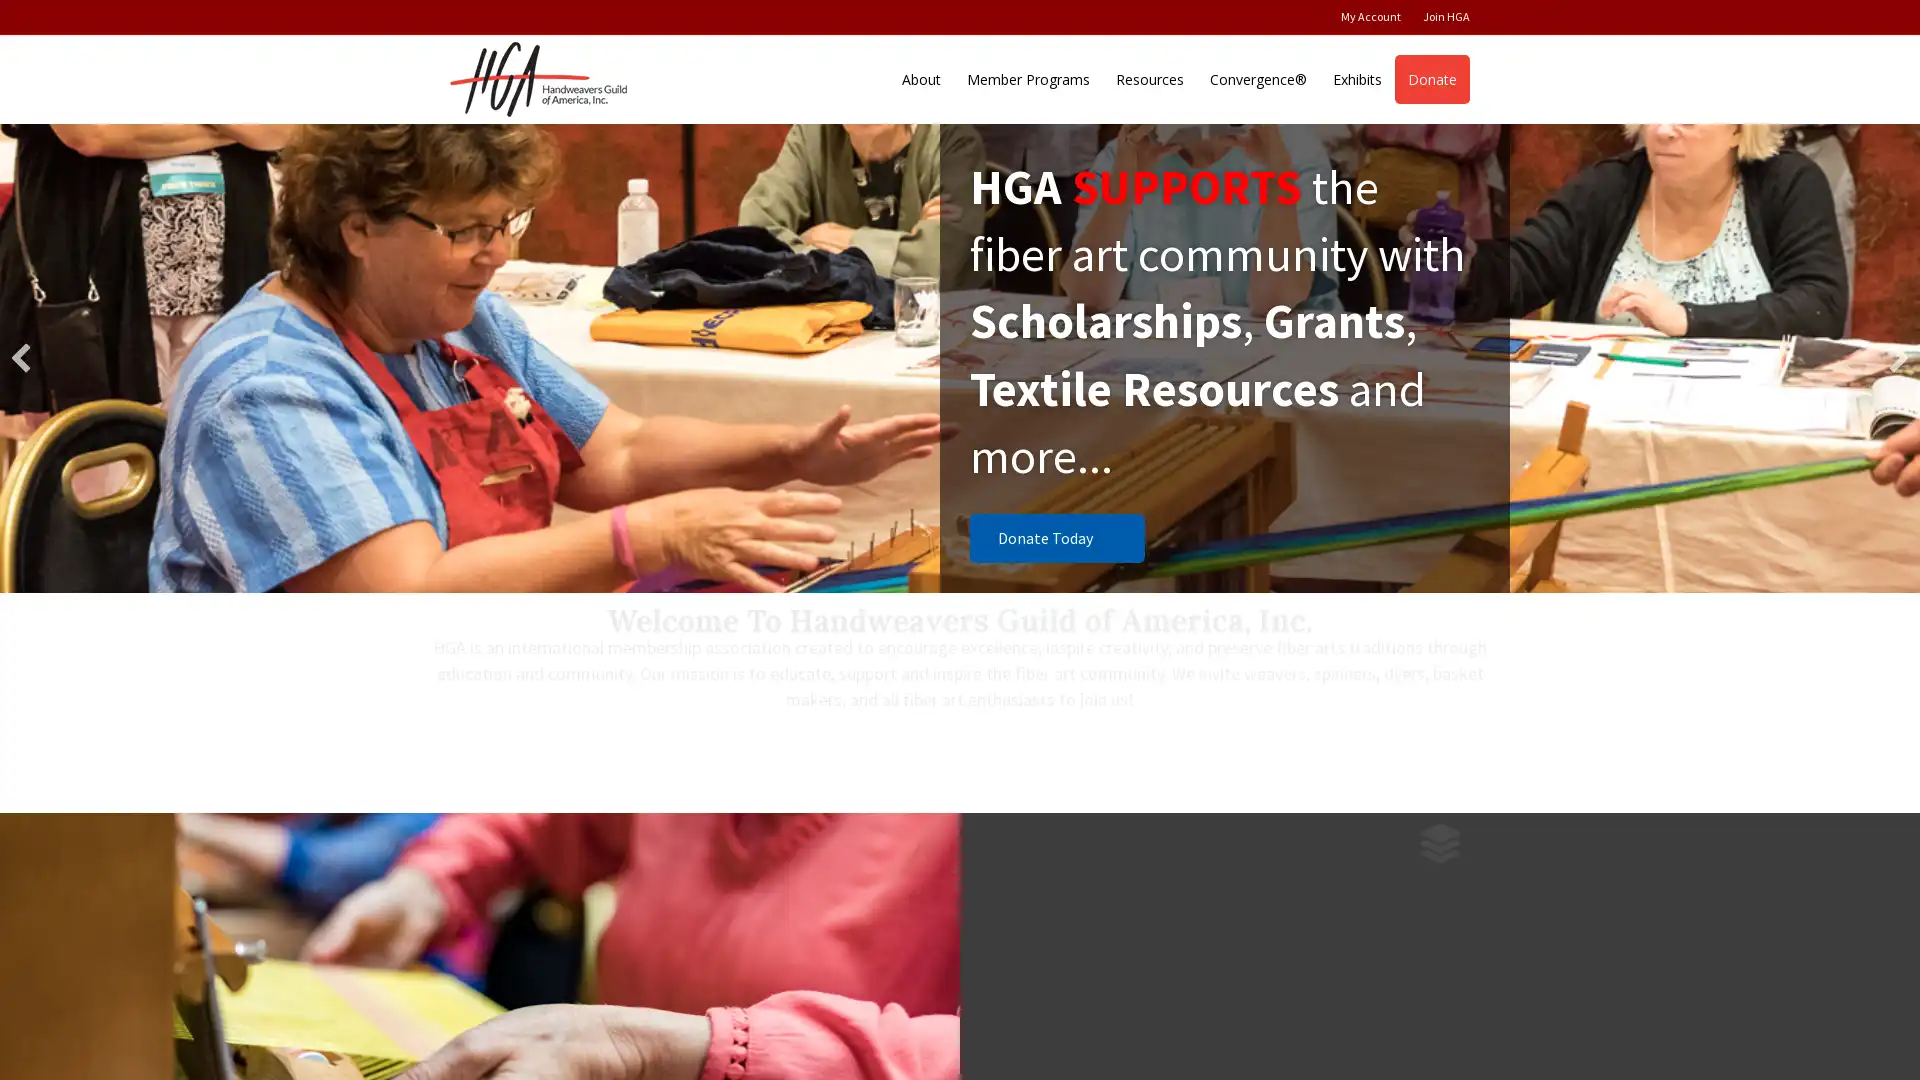 This screenshot has height=1080, width=1920. I want to click on previous, so click(20, 357).